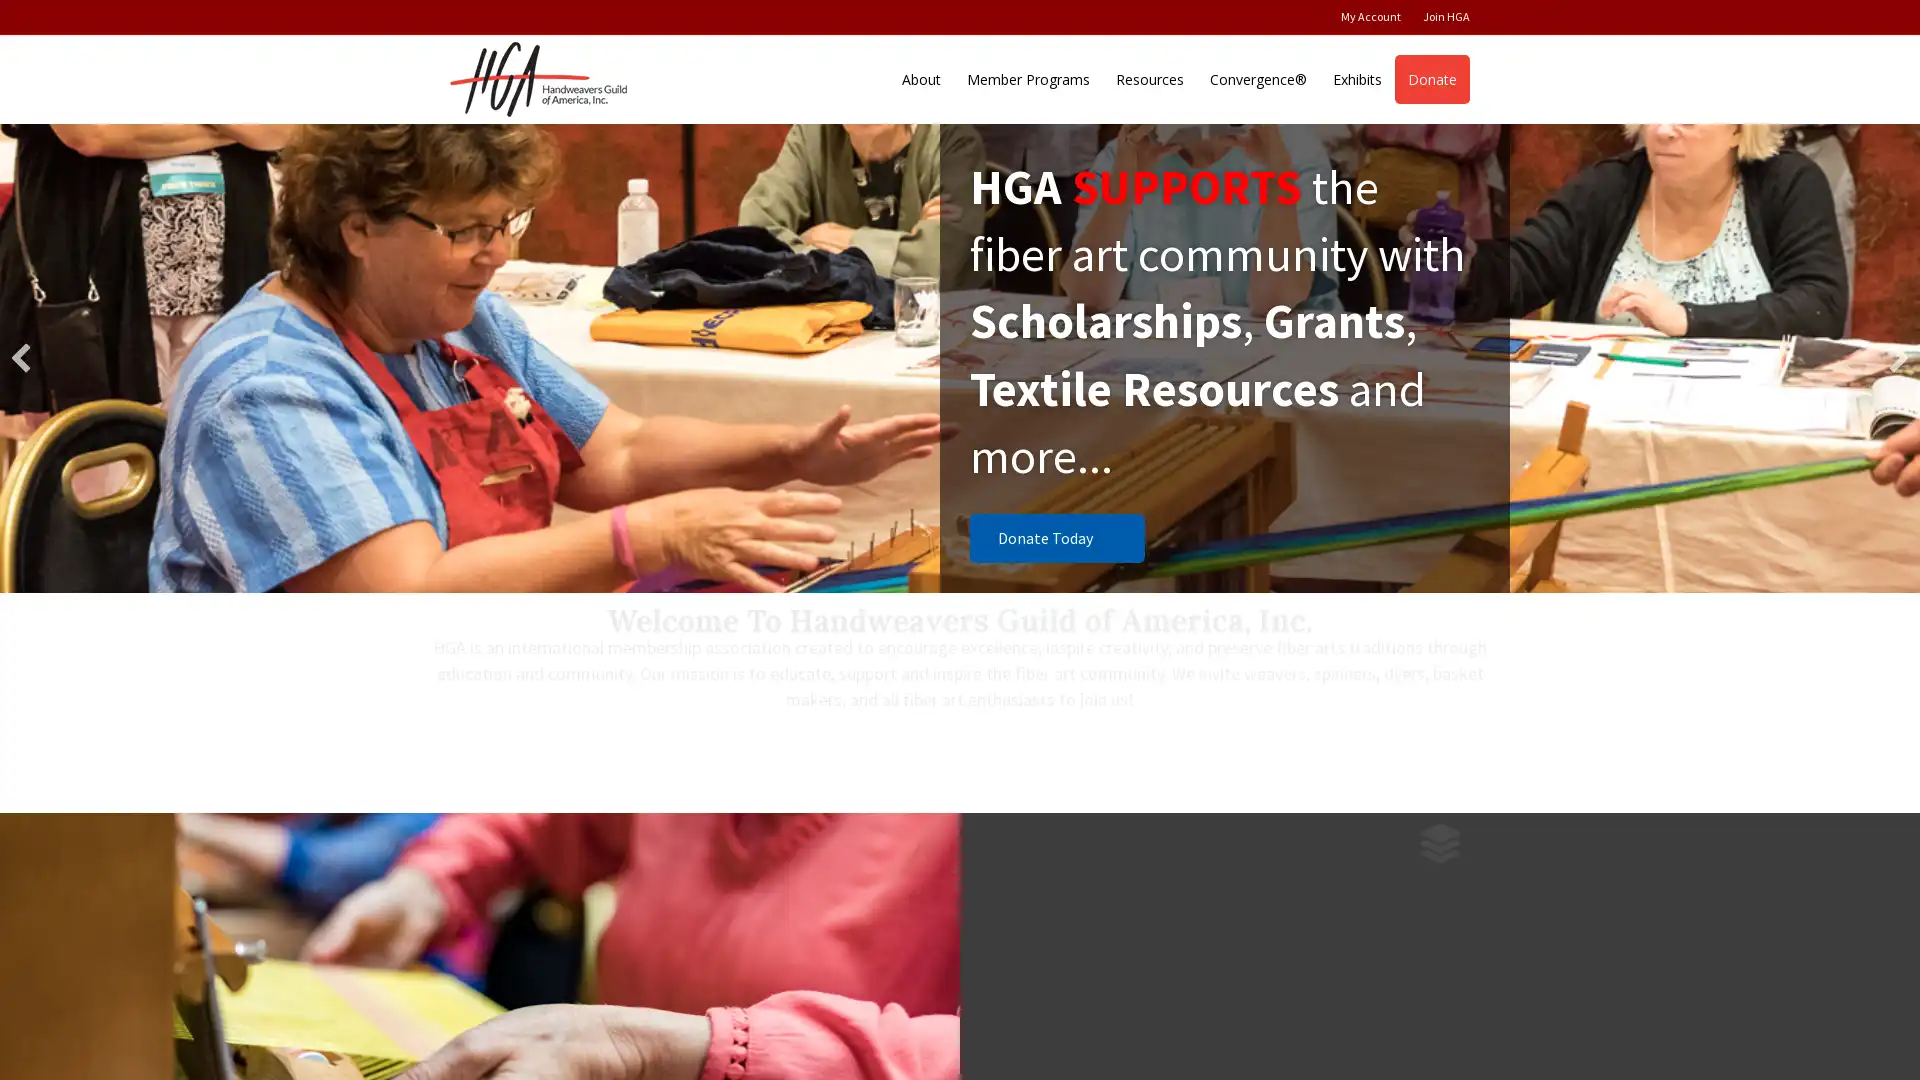 This screenshot has height=1080, width=1920. I want to click on previous, so click(20, 357).